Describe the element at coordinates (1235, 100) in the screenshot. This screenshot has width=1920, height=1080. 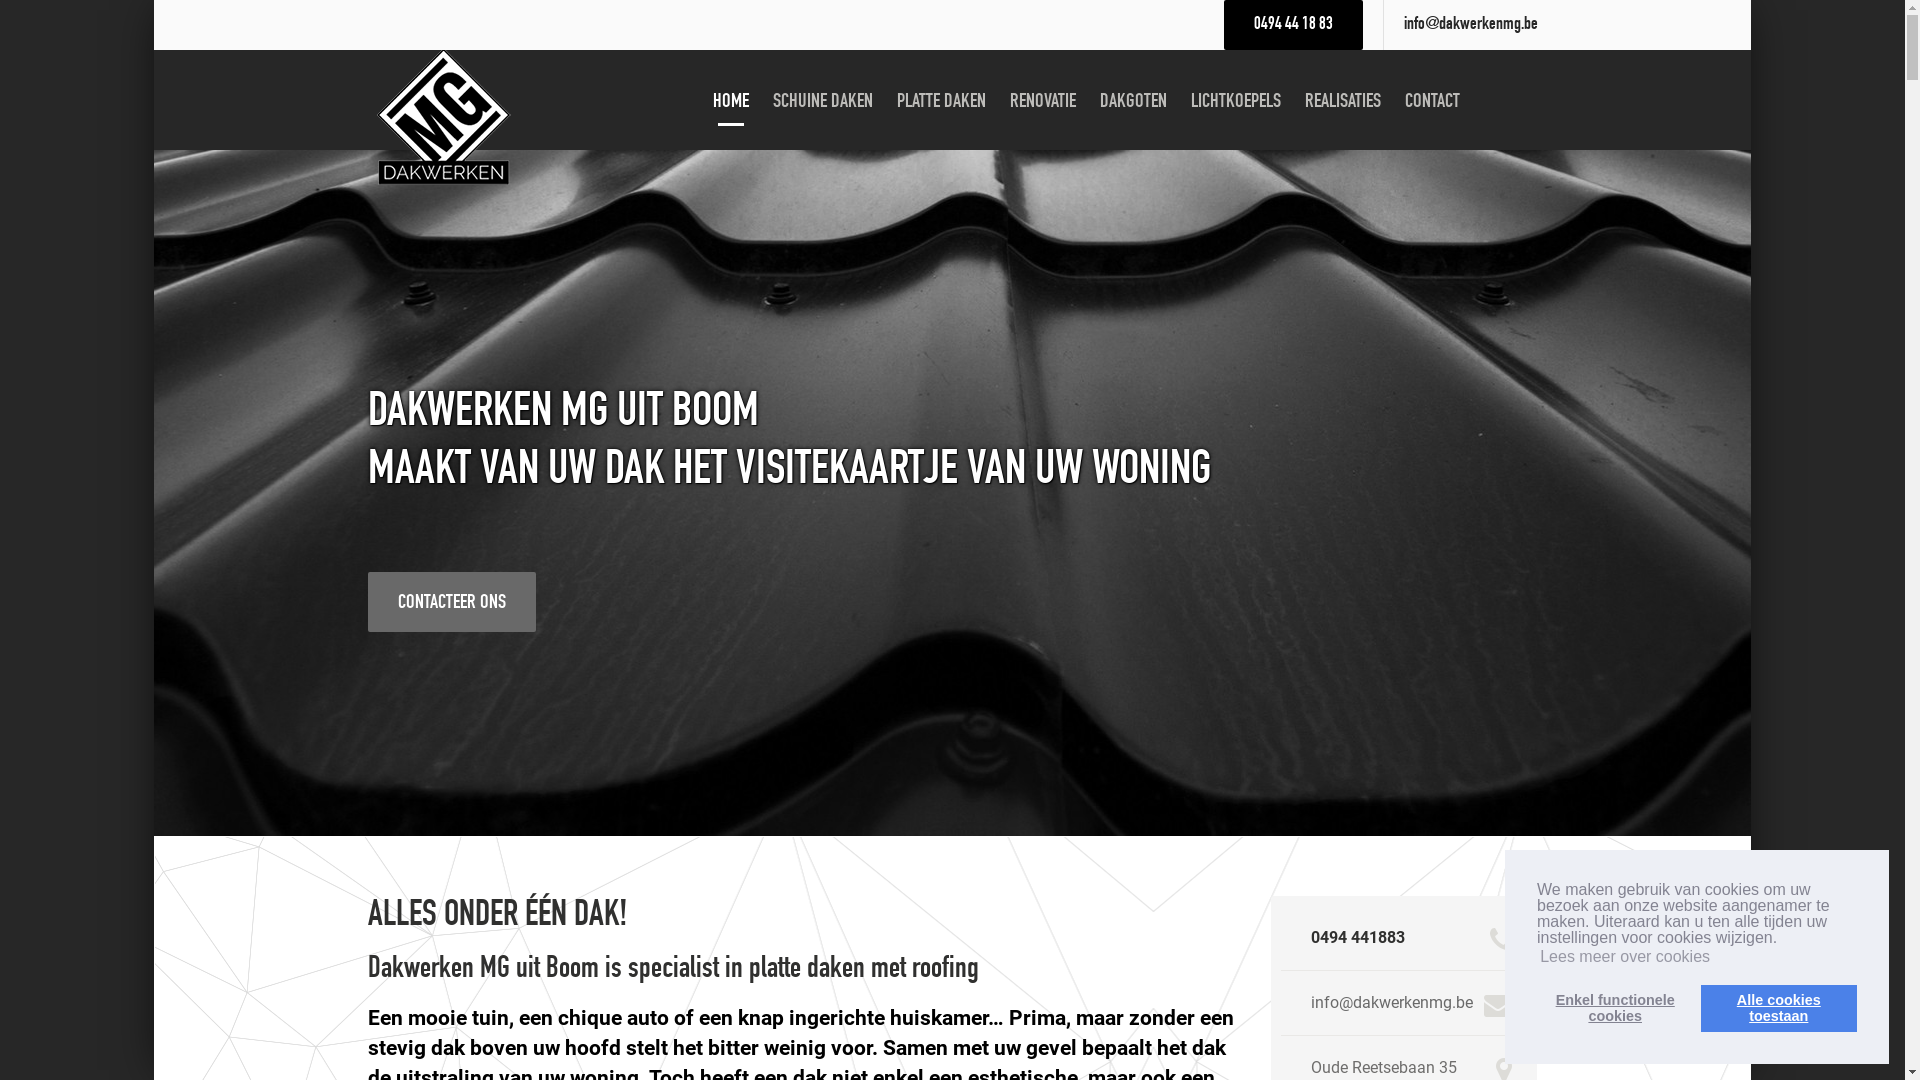
I see `'LICHTKOEPELS'` at that location.